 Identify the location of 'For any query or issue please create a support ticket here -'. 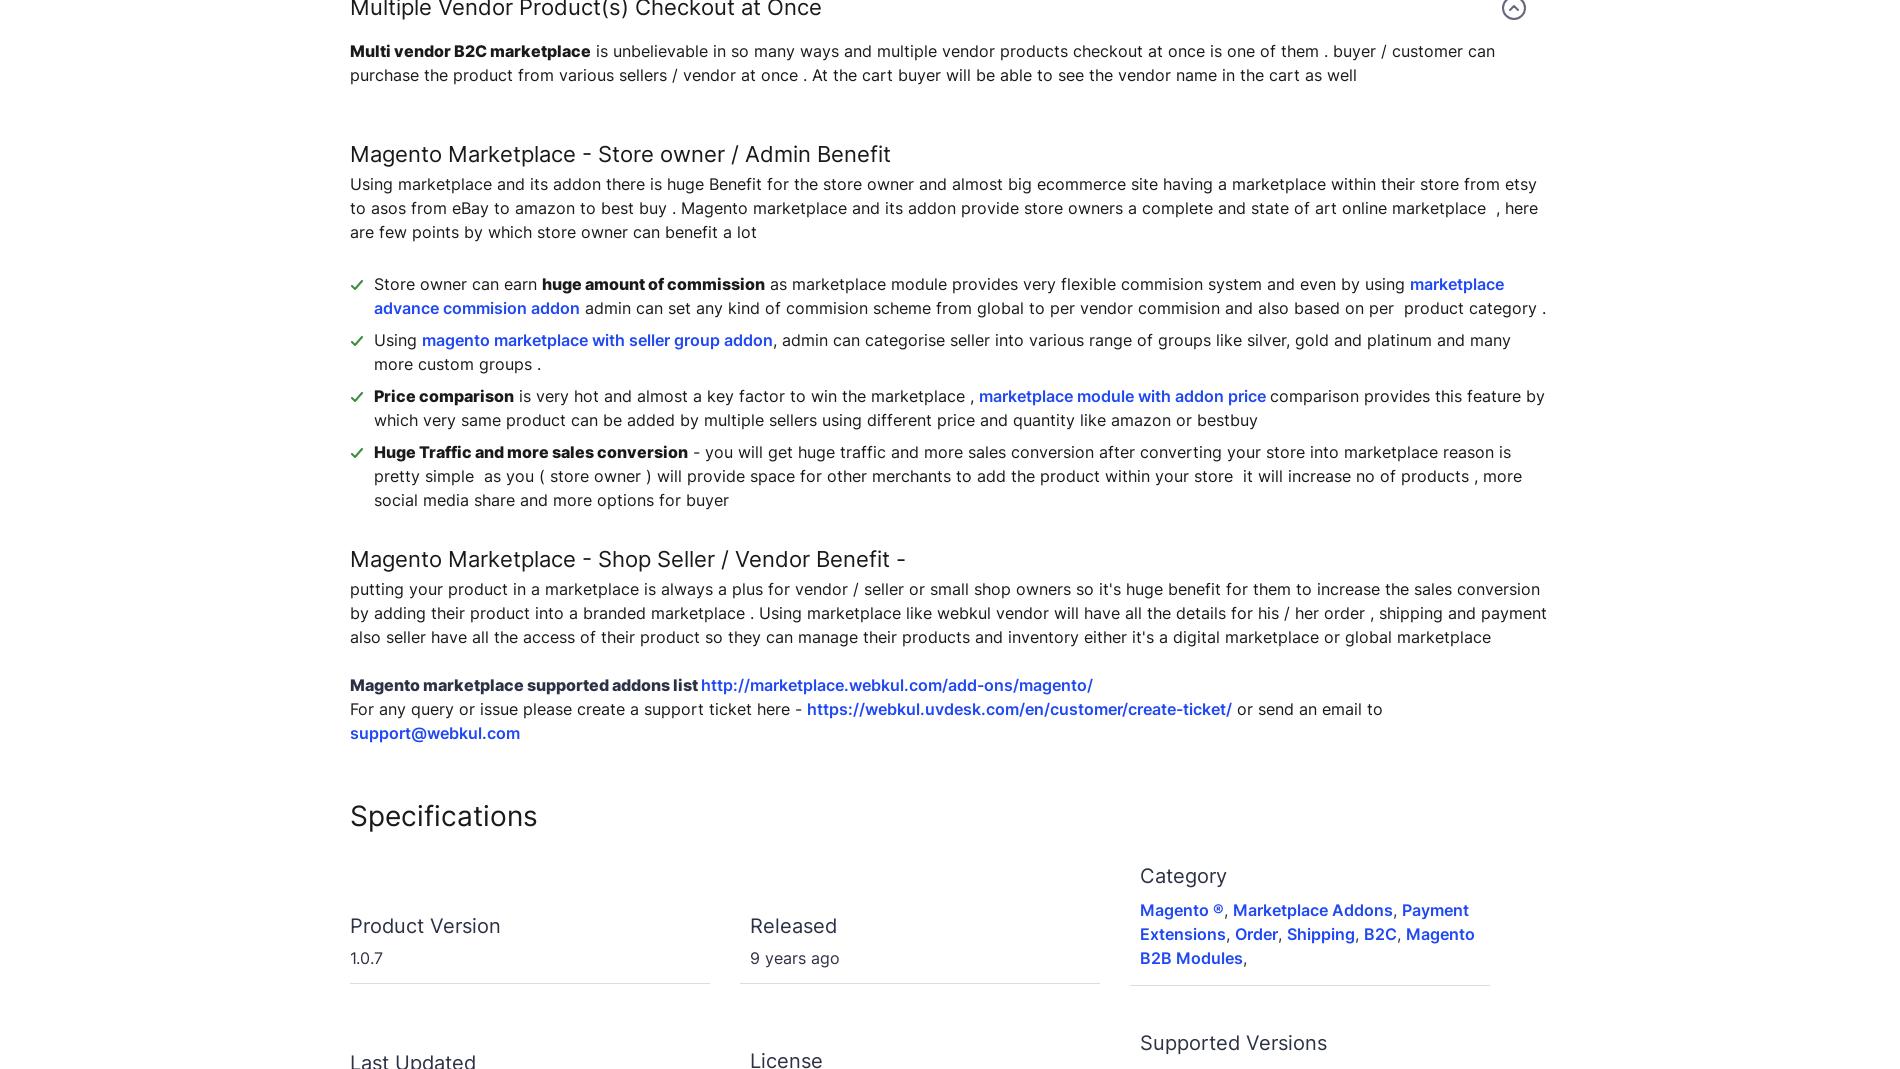
(578, 707).